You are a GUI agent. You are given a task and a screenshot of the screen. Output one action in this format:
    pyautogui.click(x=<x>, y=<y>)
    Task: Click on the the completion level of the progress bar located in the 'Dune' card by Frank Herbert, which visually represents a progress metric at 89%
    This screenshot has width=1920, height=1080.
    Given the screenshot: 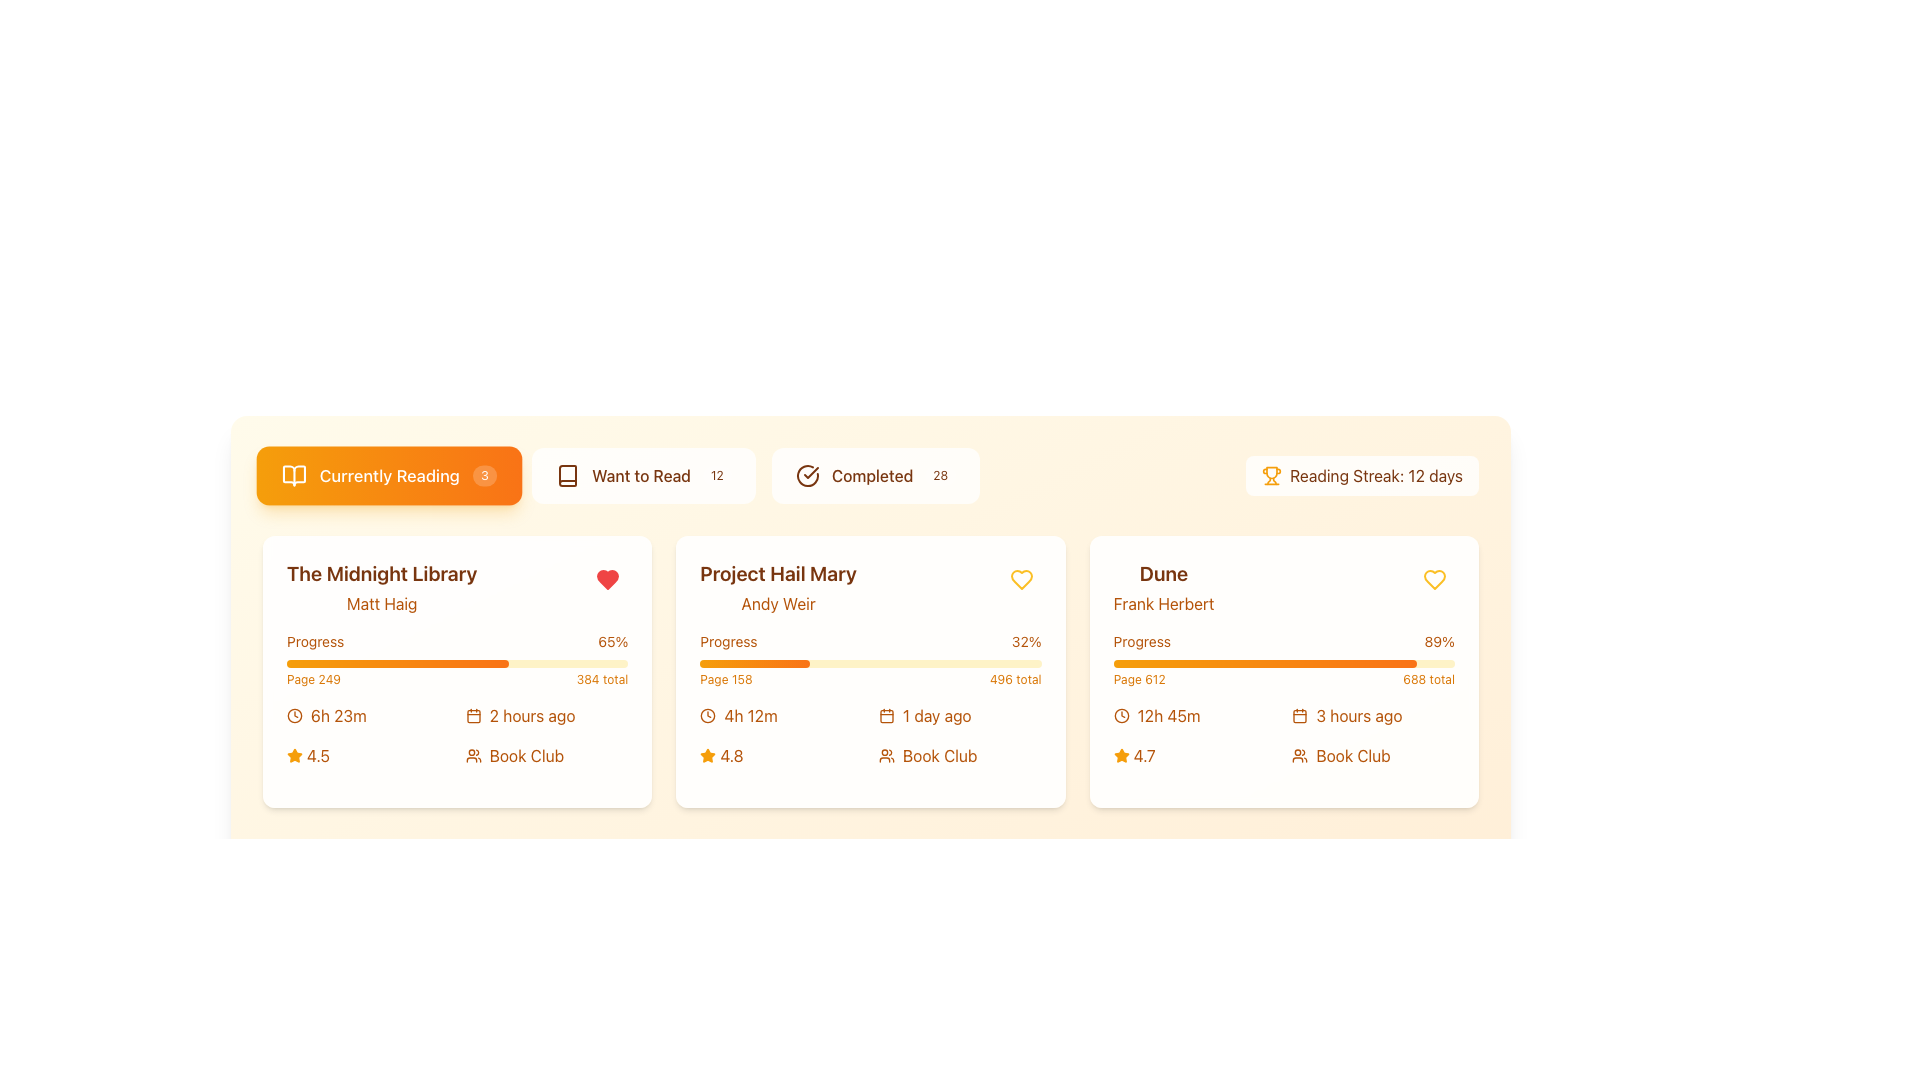 What is the action you would take?
    pyautogui.click(x=1284, y=663)
    